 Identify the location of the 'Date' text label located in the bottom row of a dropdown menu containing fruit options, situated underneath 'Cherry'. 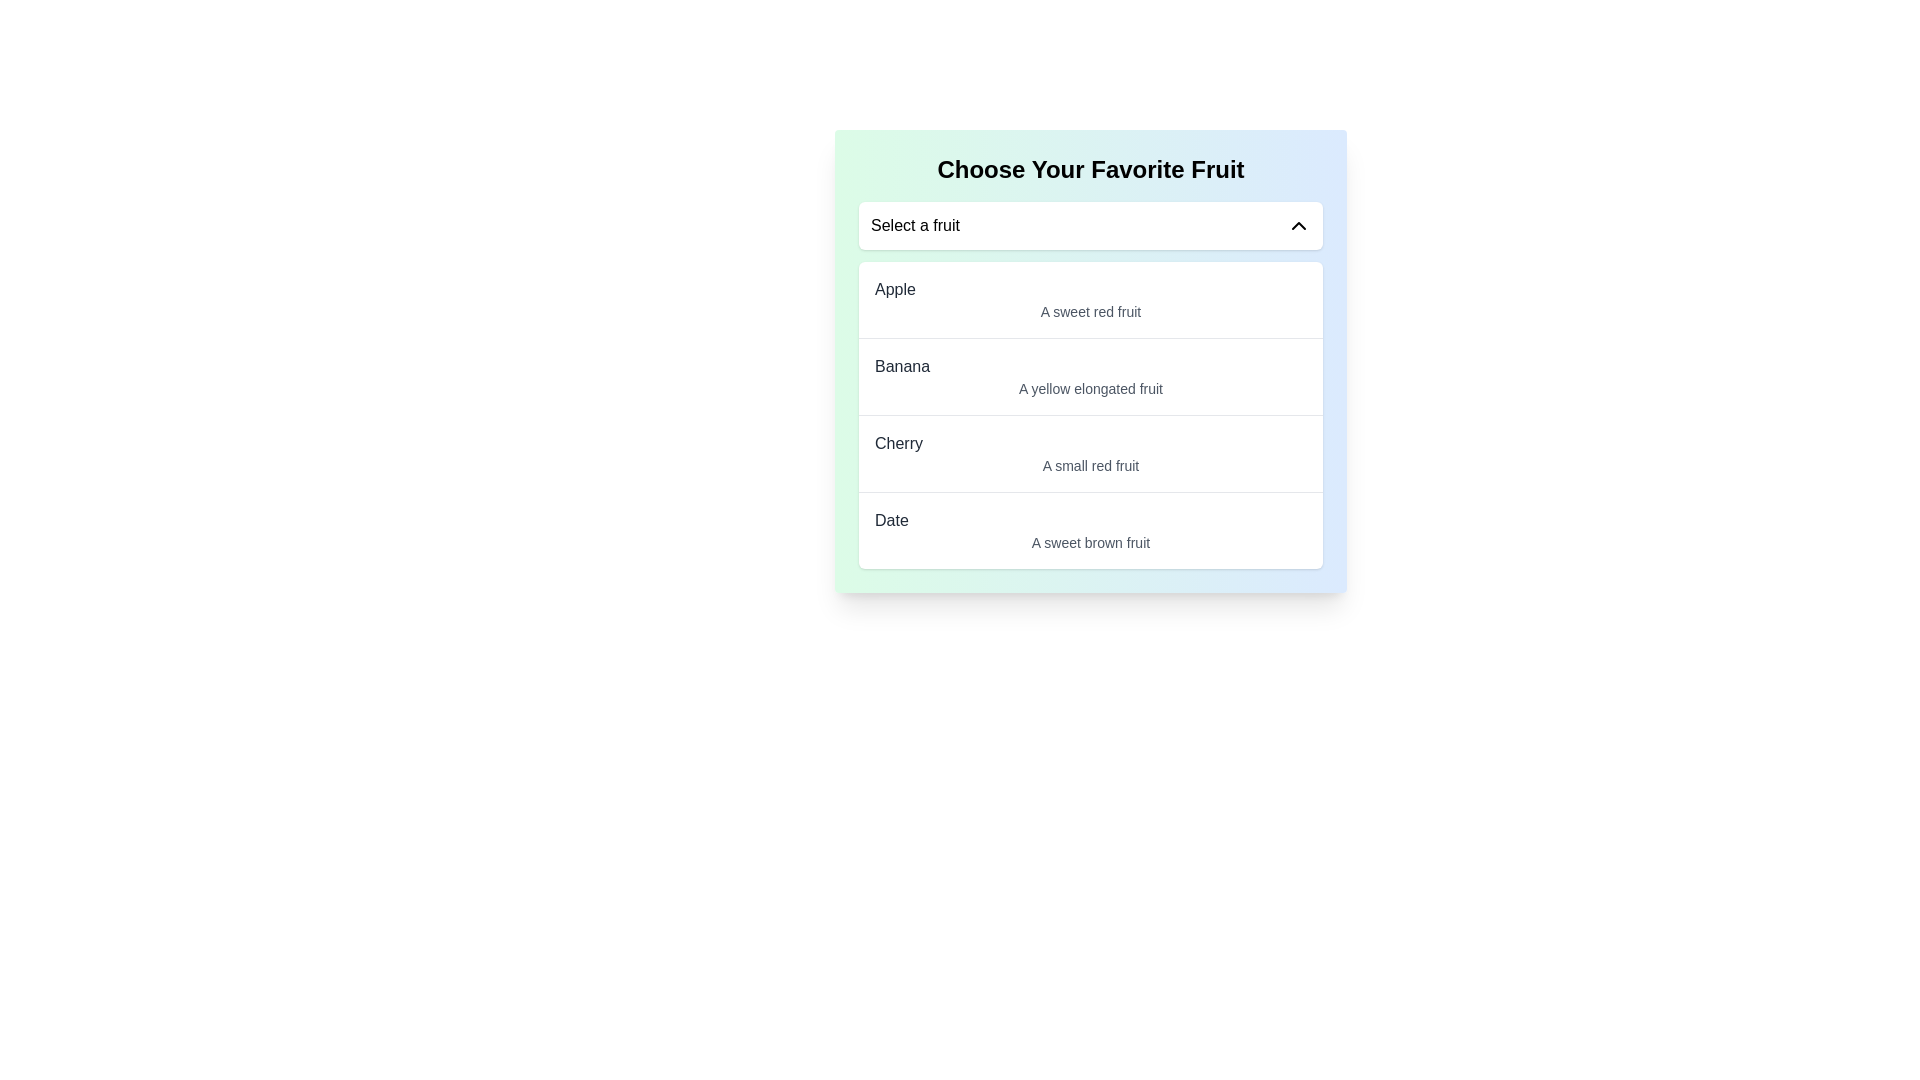
(890, 519).